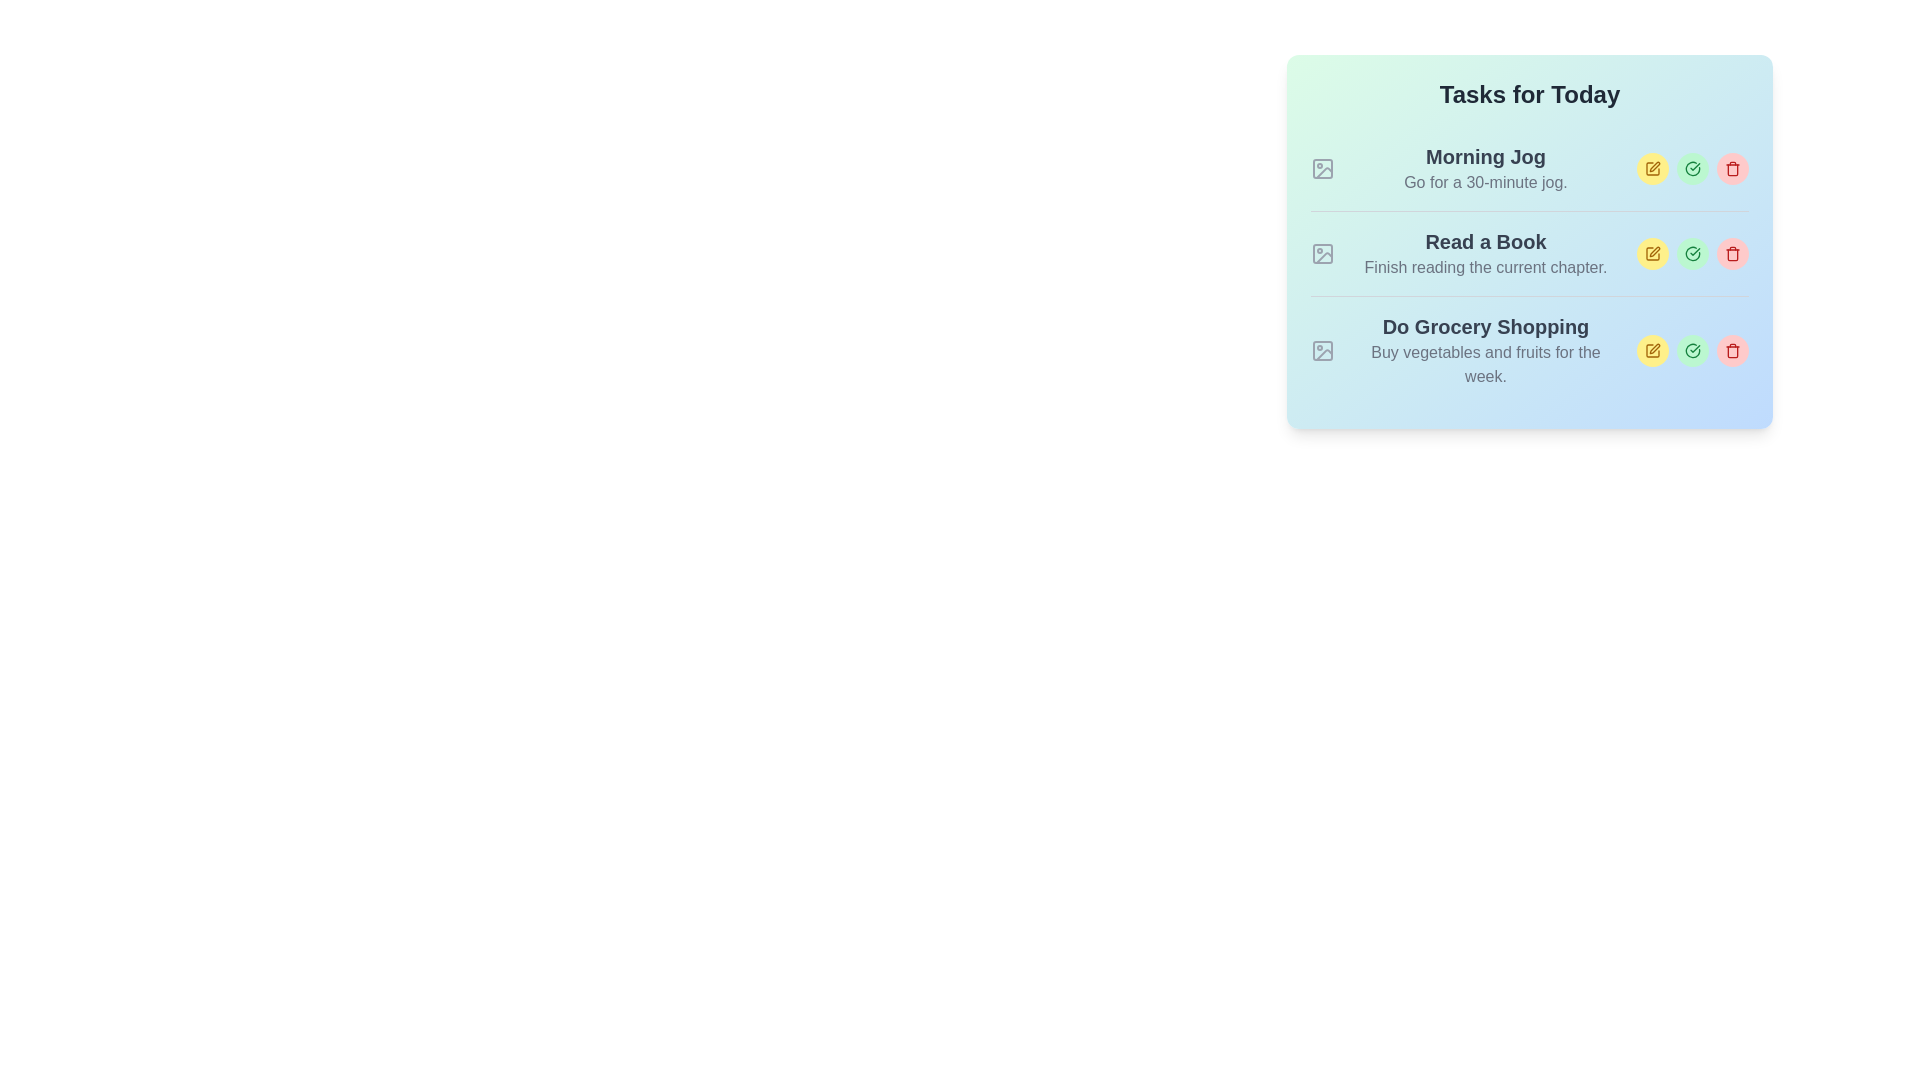  Describe the element at coordinates (1692, 350) in the screenshot. I see `the circular icon button with a green checkmark inside, located in the rightmost column of icons, which corresponds to the completion action for the task 'Read a Book.'` at that location.